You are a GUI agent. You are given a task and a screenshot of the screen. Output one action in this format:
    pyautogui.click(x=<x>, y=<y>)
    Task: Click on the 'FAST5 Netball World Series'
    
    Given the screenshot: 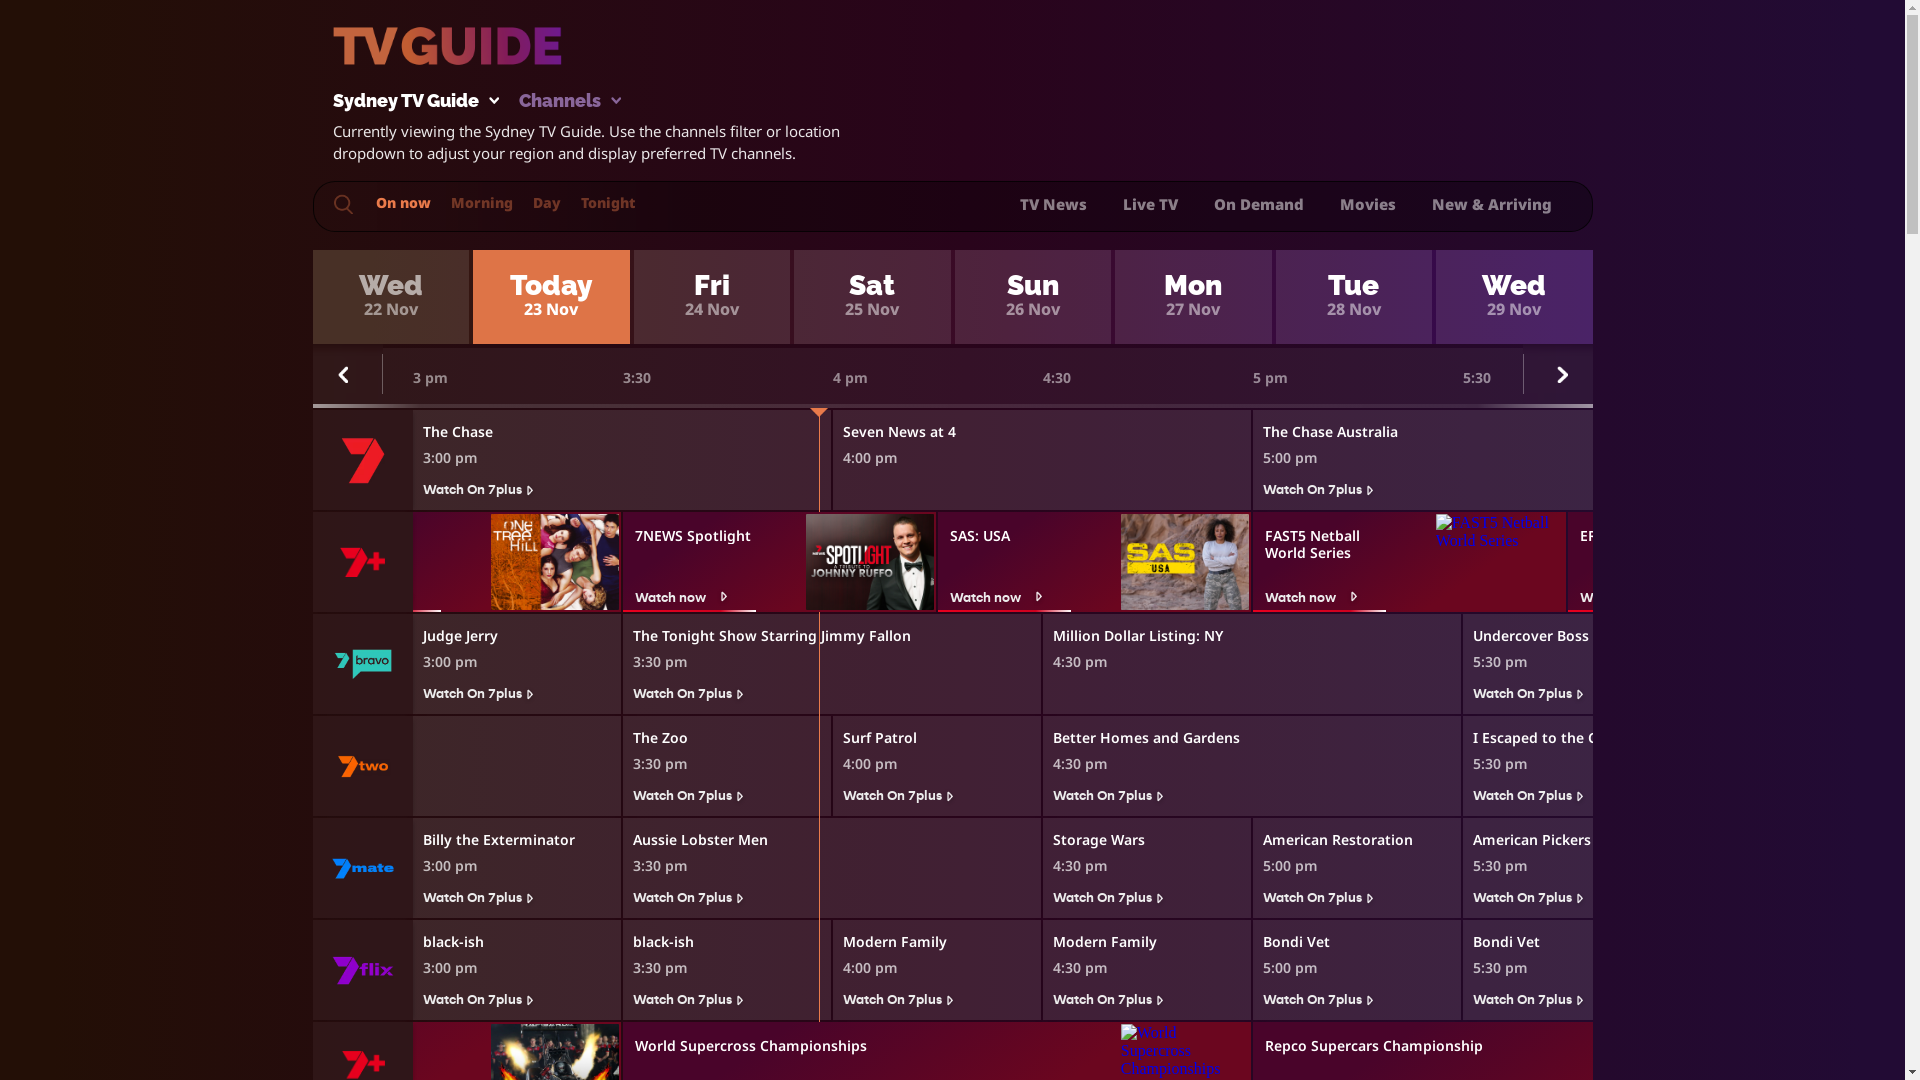 What is the action you would take?
    pyautogui.click(x=1325, y=536)
    